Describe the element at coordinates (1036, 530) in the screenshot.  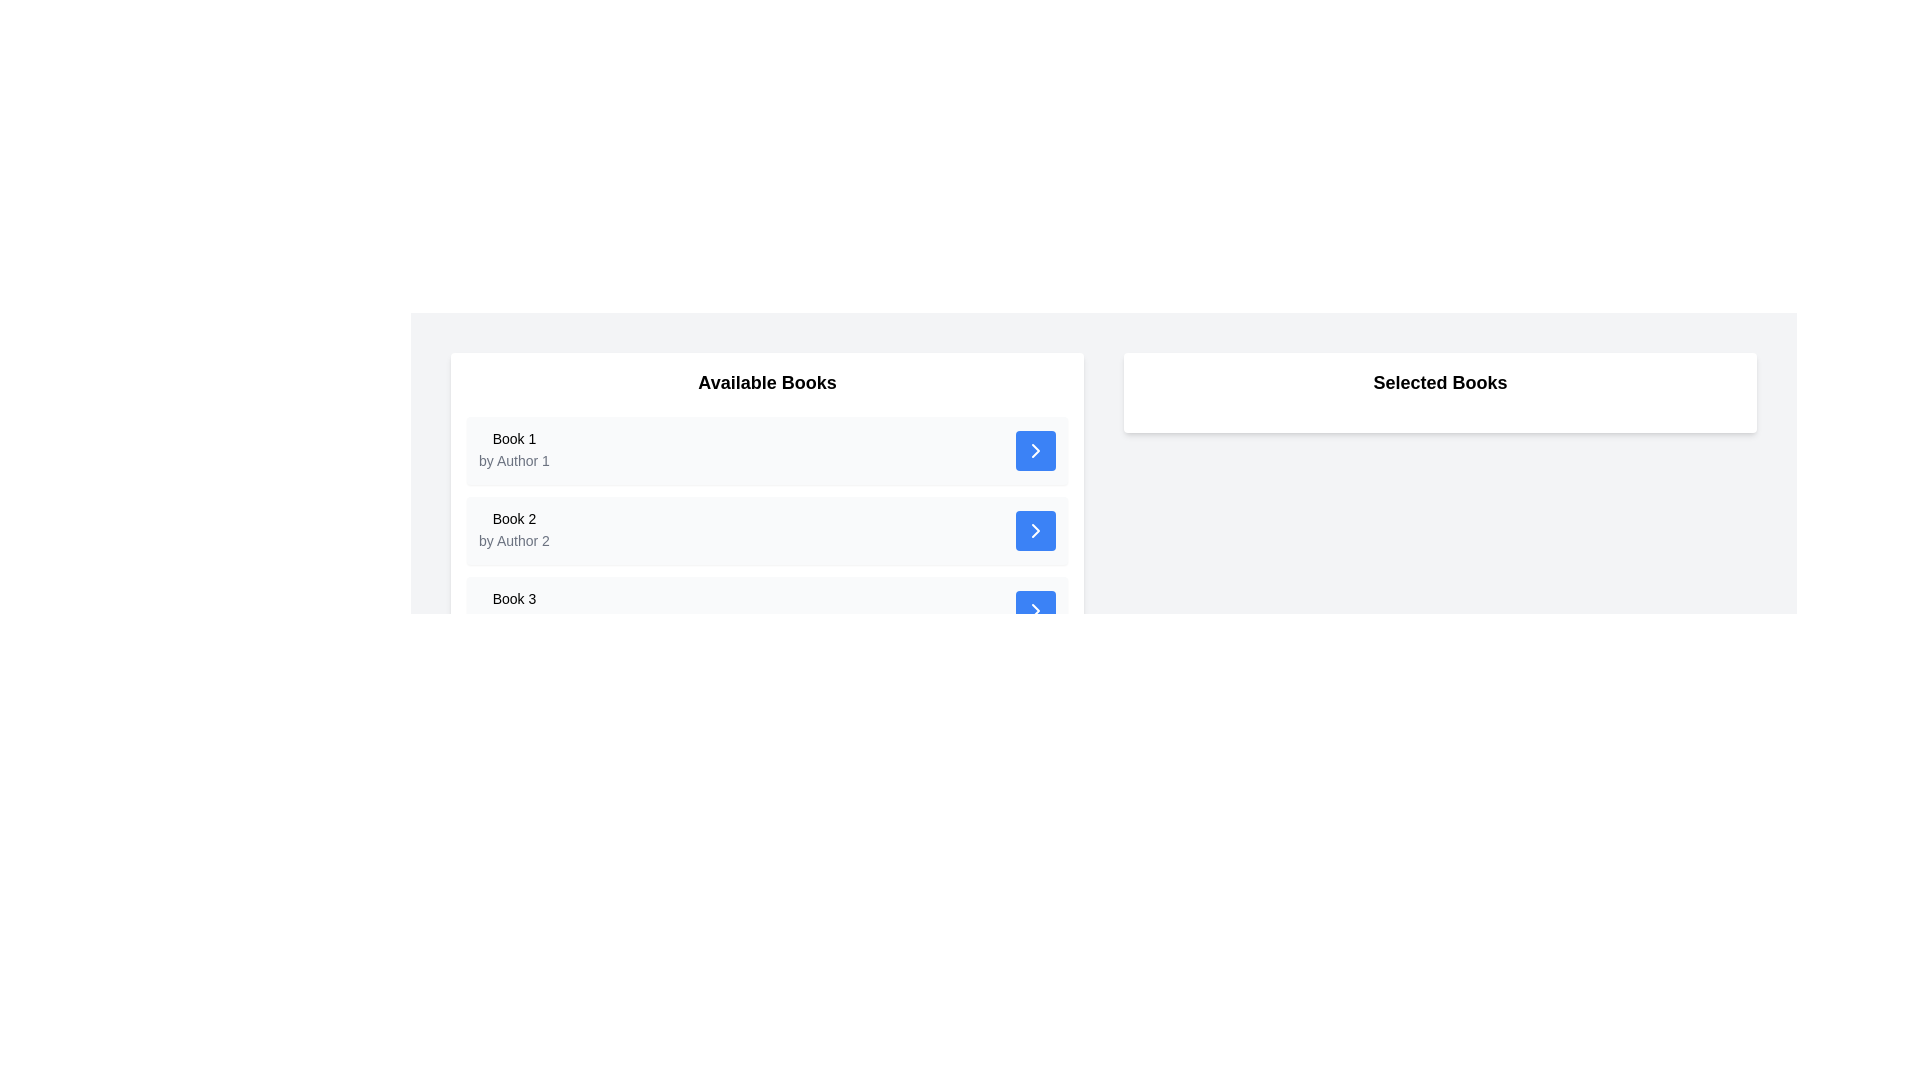
I see `the chevron icon button for 'Book 2 by Author 2'` at that location.